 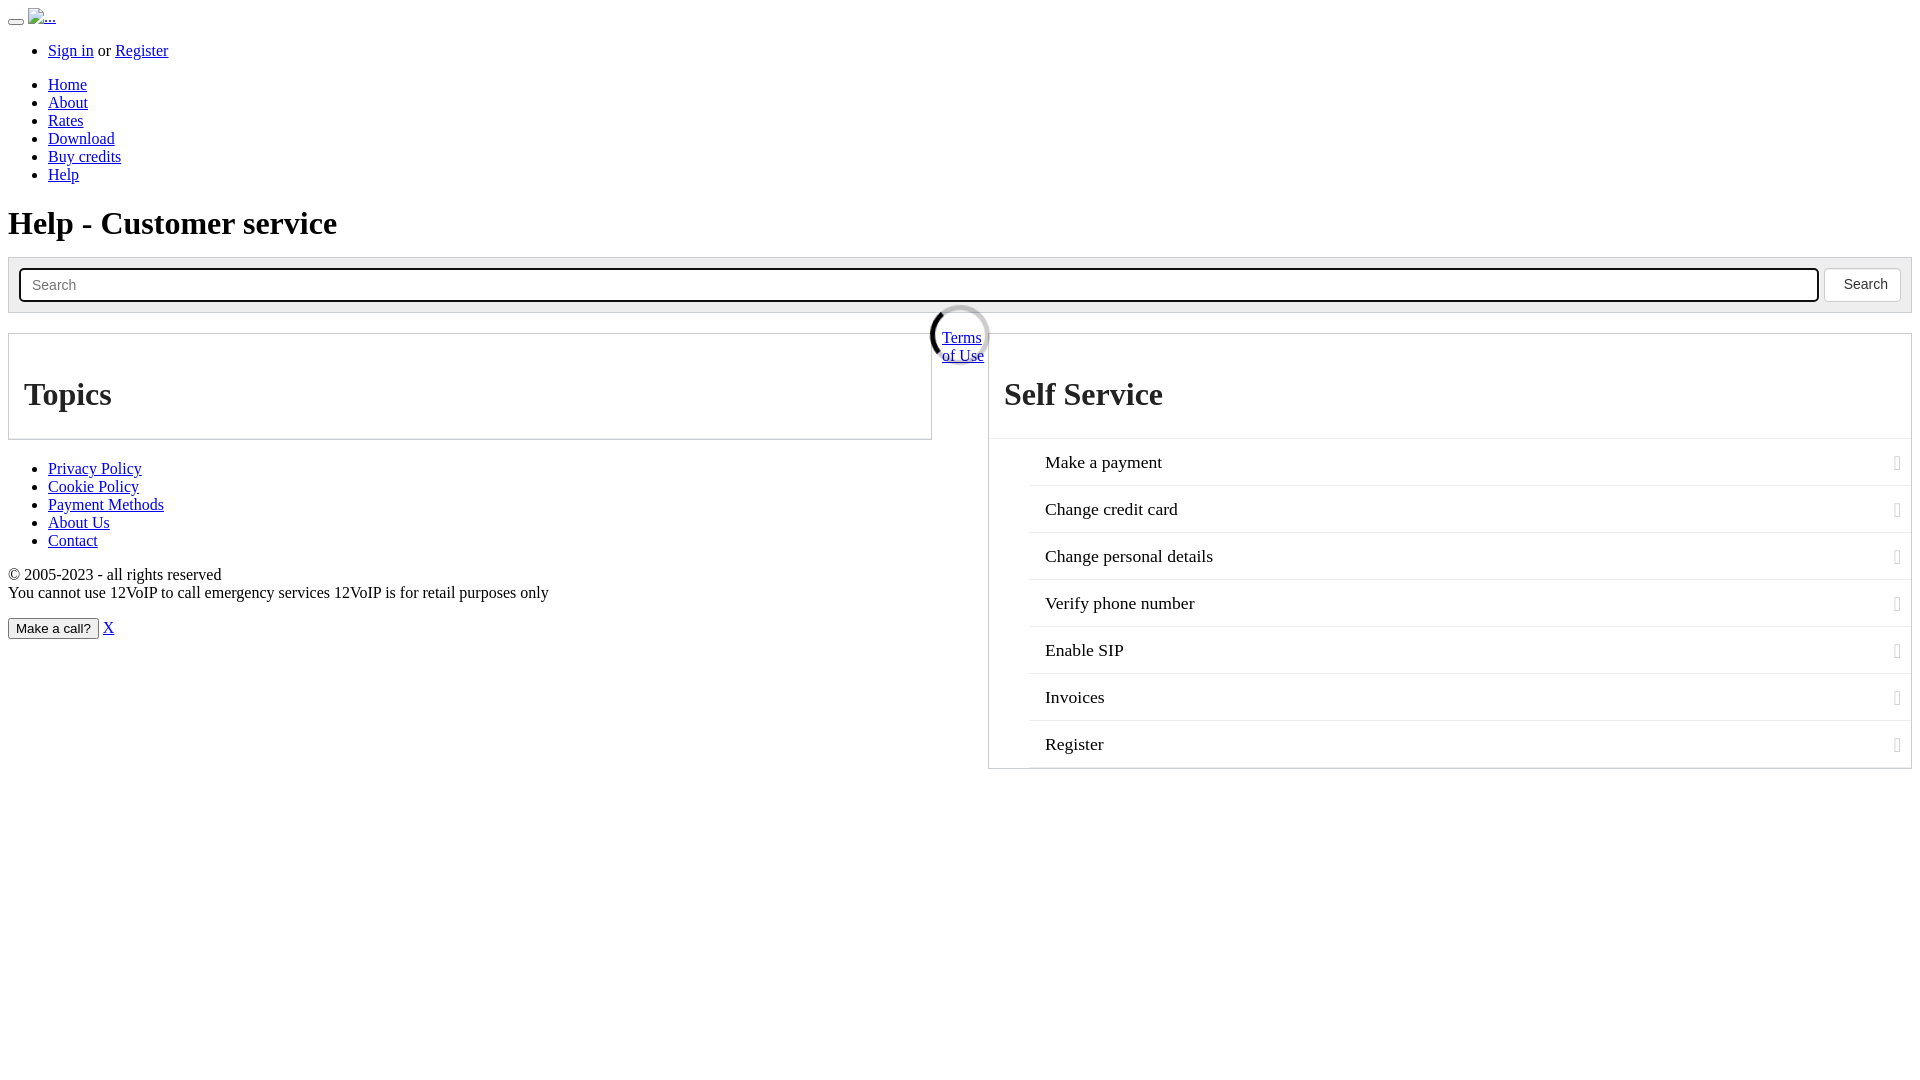 What do you see at coordinates (67, 83) in the screenshot?
I see `'Home'` at bounding box center [67, 83].